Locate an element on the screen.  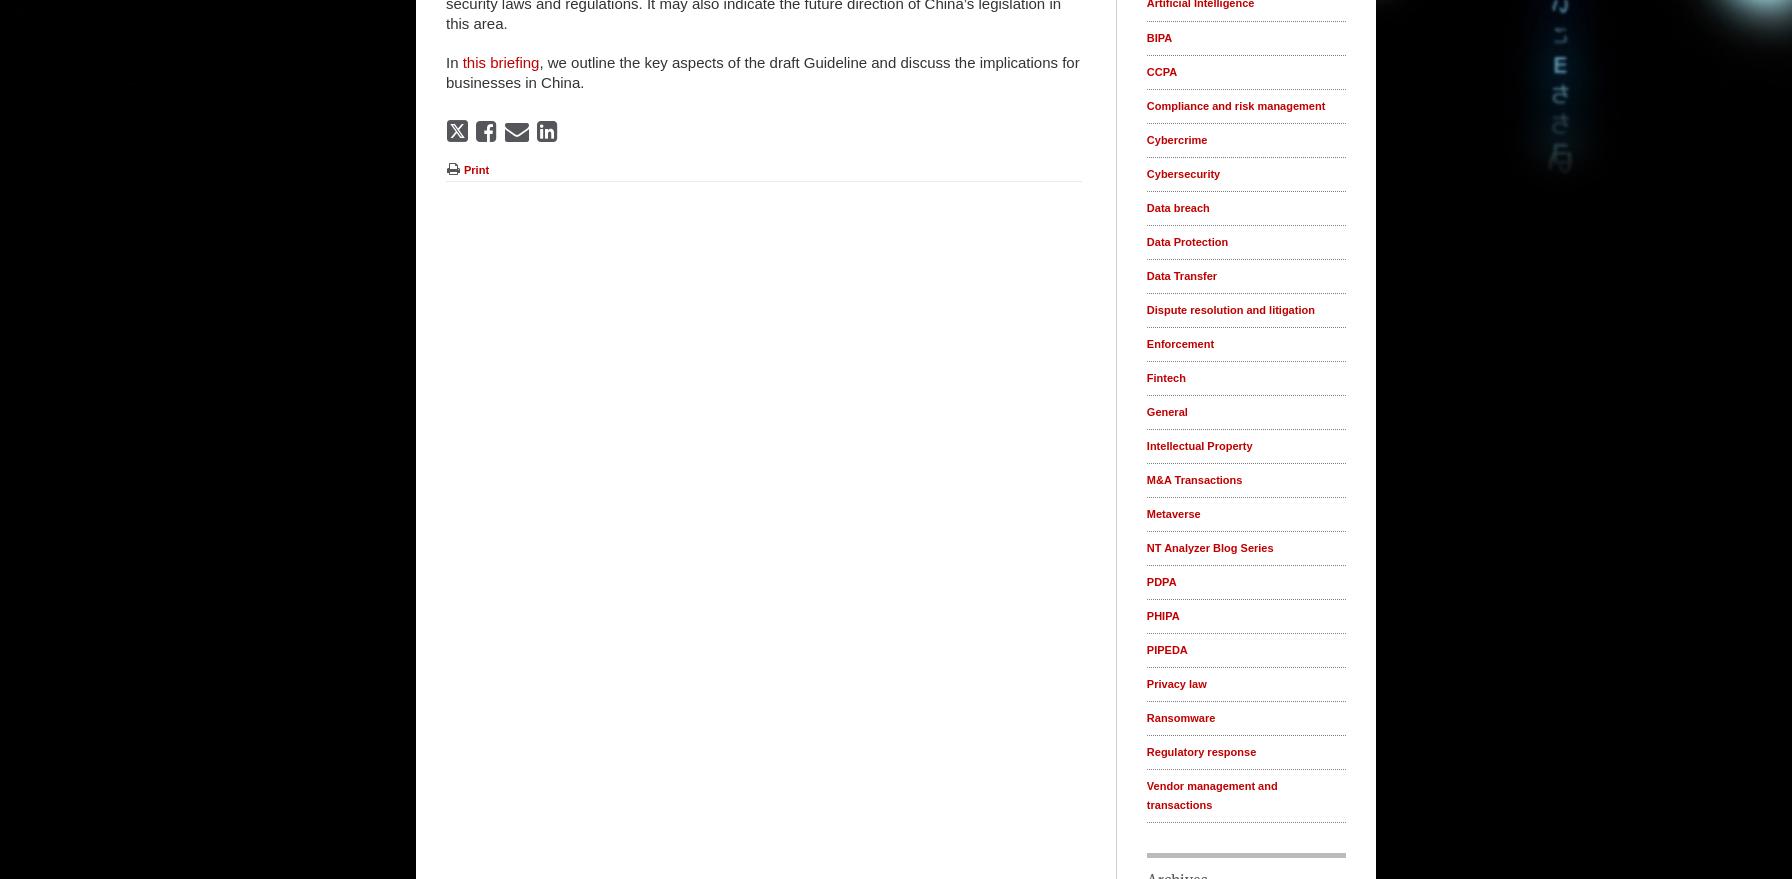
'PDPA' is located at coordinates (1161, 580).